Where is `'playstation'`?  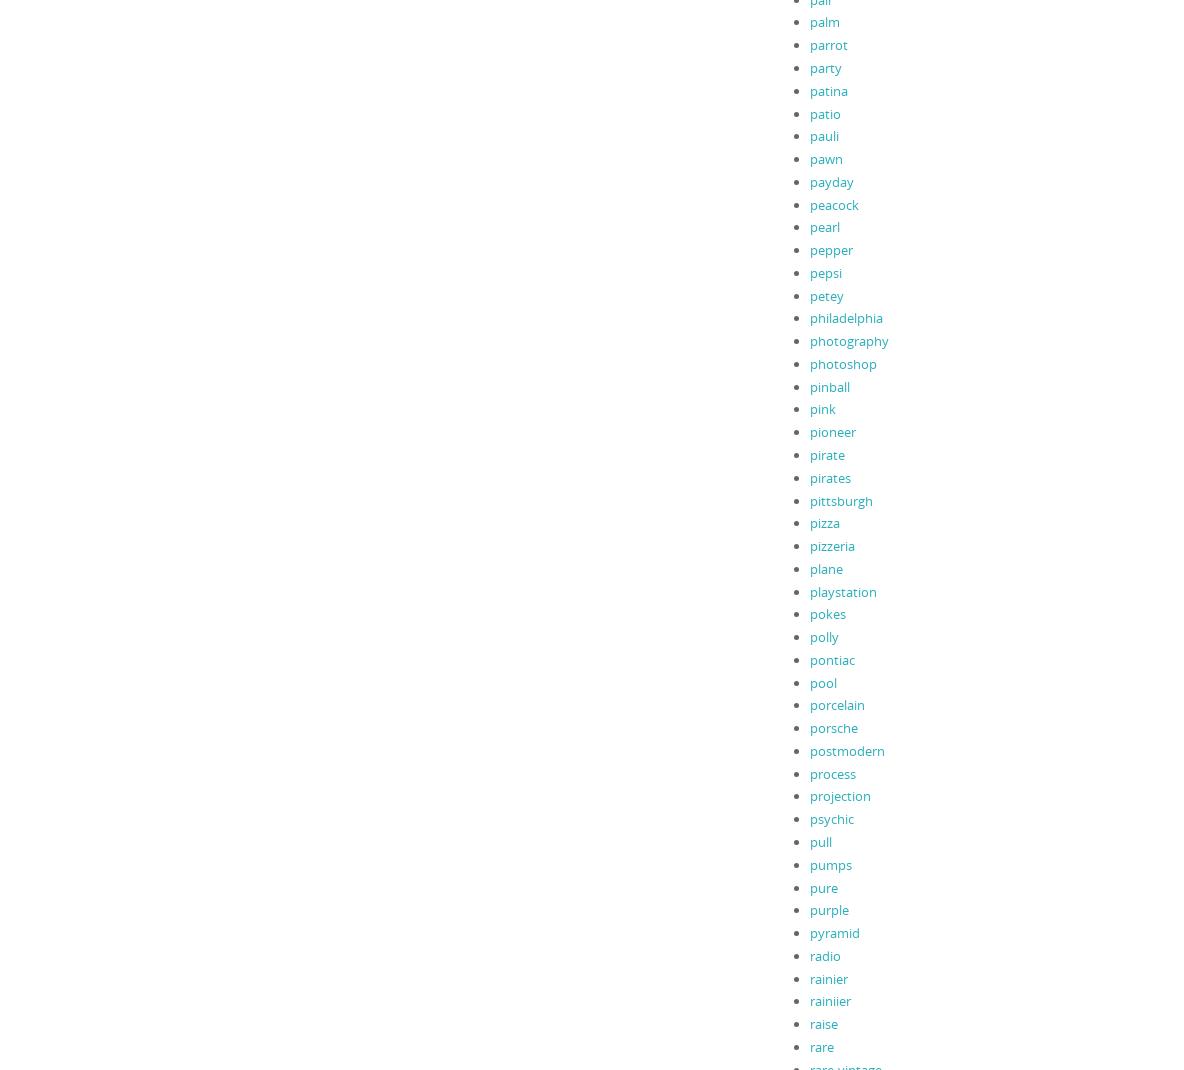
'playstation' is located at coordinates (808, 589).